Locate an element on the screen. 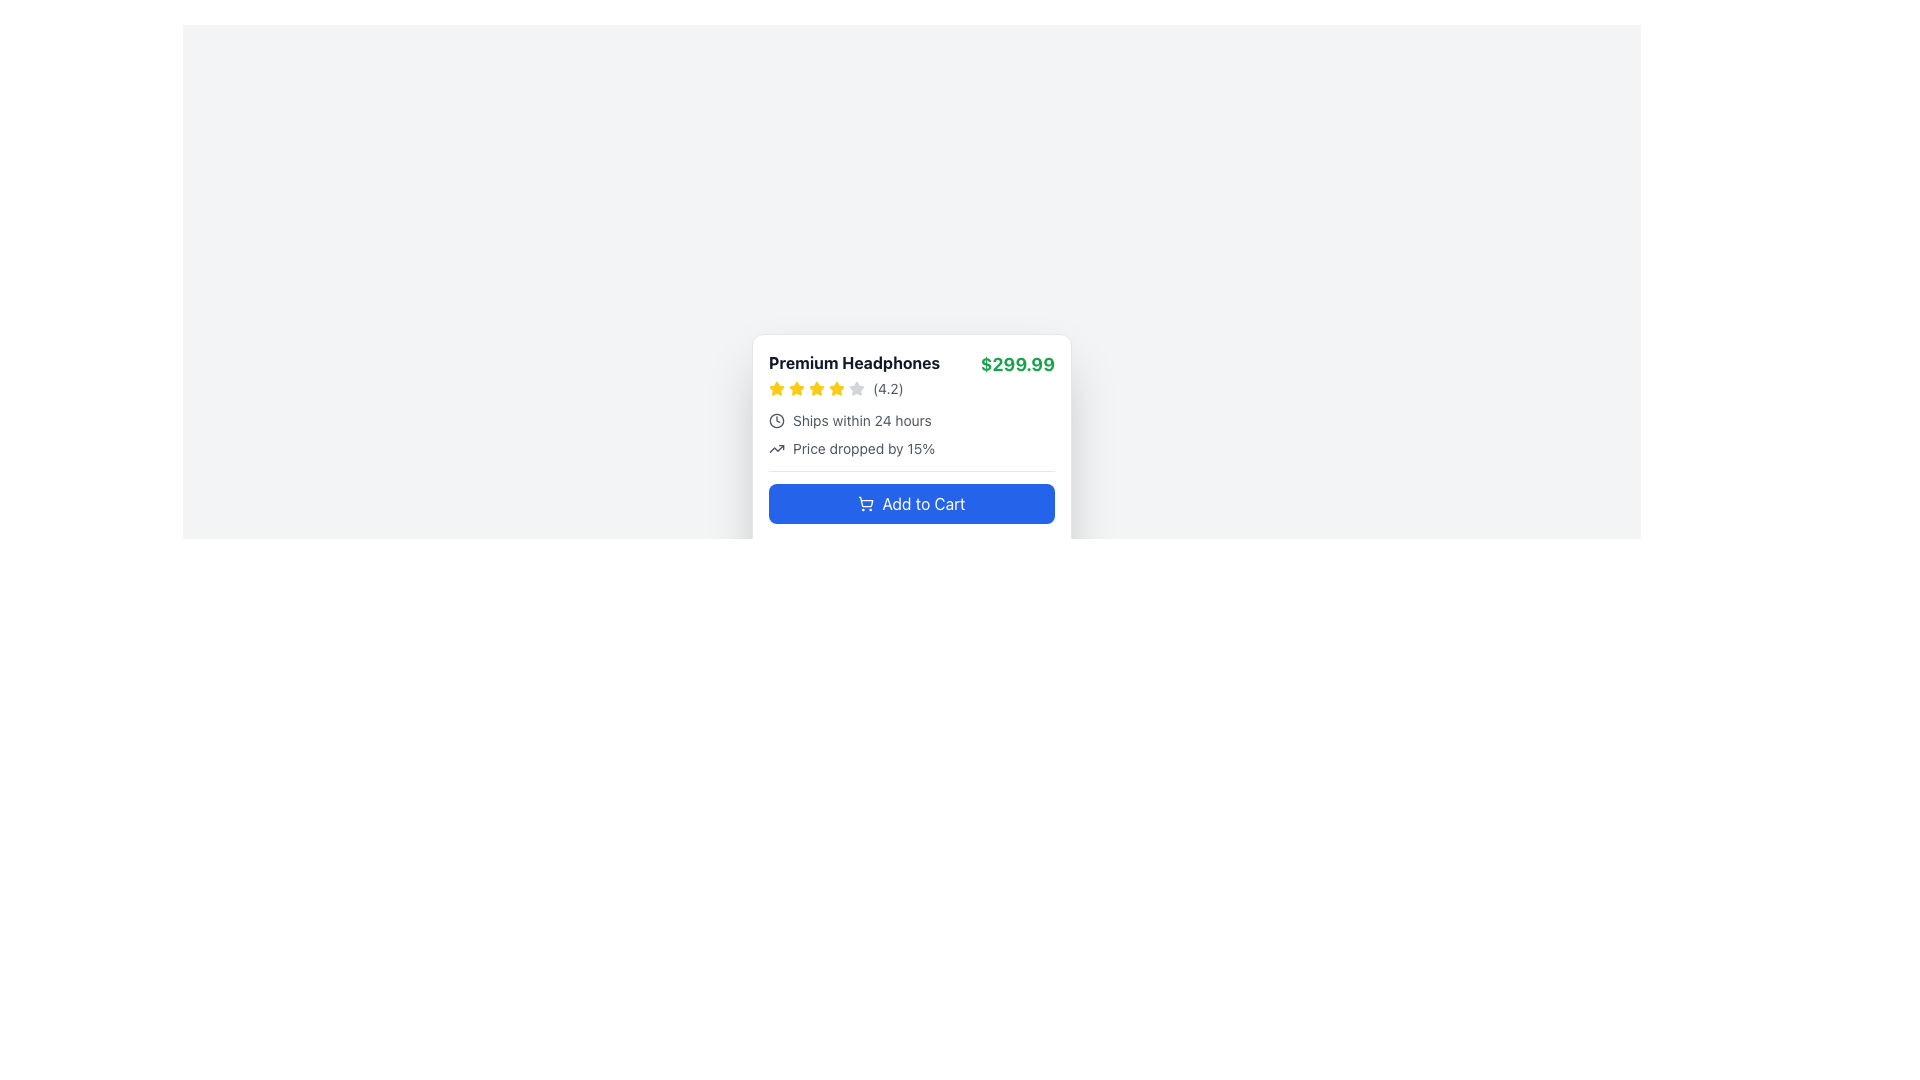  the first yellow star icon in the rating system, which visually signifies the rating value of the product, located immediately after the product title and before the text '(4.2)' is located at coordinates (776, 389).